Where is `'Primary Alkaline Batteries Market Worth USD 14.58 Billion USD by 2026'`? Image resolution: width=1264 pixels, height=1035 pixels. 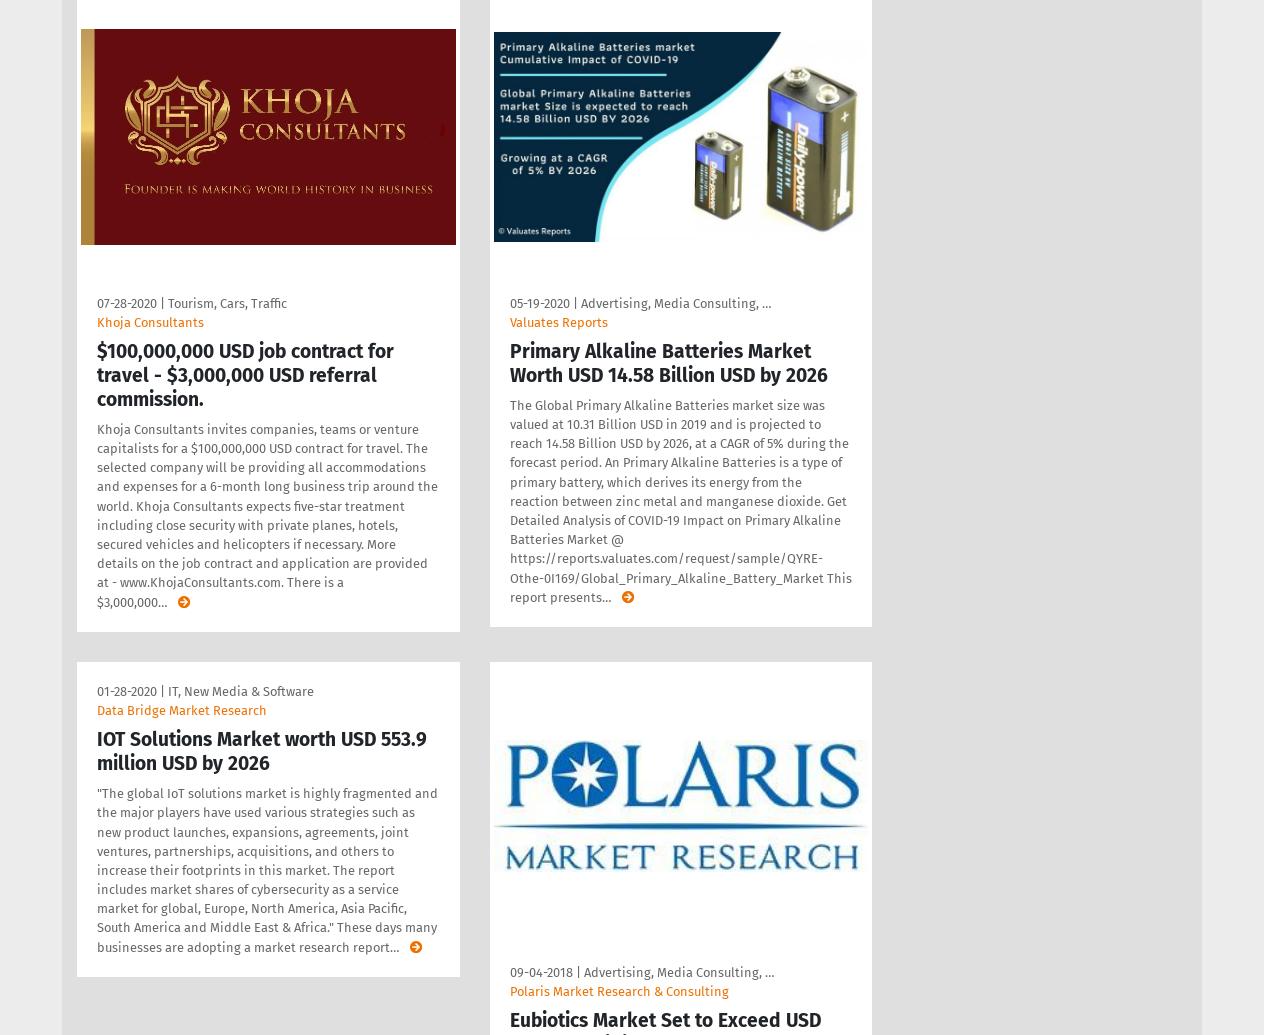 'Primary Alkaline Batteries Market Worth USD 14.58 Billion USD by 2026' is located at coordinates (667, 362).